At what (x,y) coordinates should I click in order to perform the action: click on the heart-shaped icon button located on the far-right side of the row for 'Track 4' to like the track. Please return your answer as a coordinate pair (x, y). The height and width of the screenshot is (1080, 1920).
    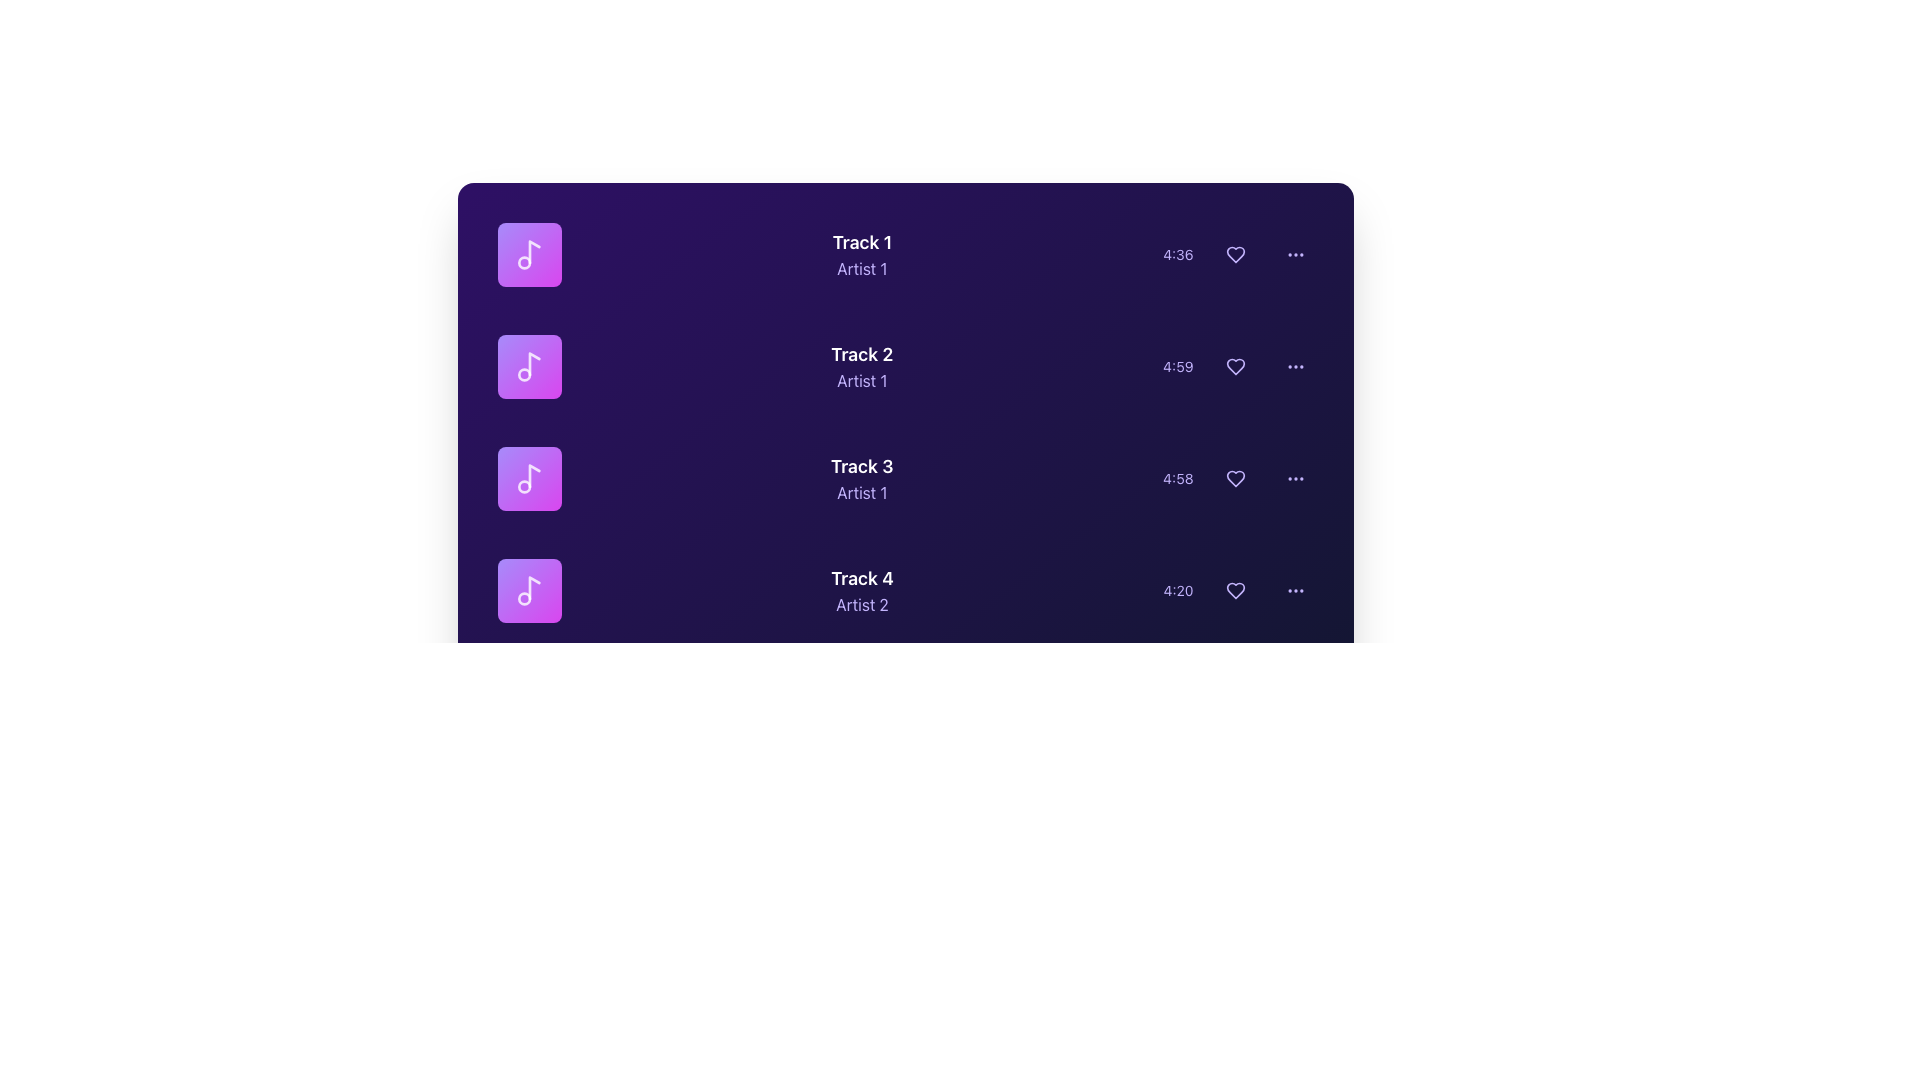
    Looking at the image, I should click on (1234, 589).